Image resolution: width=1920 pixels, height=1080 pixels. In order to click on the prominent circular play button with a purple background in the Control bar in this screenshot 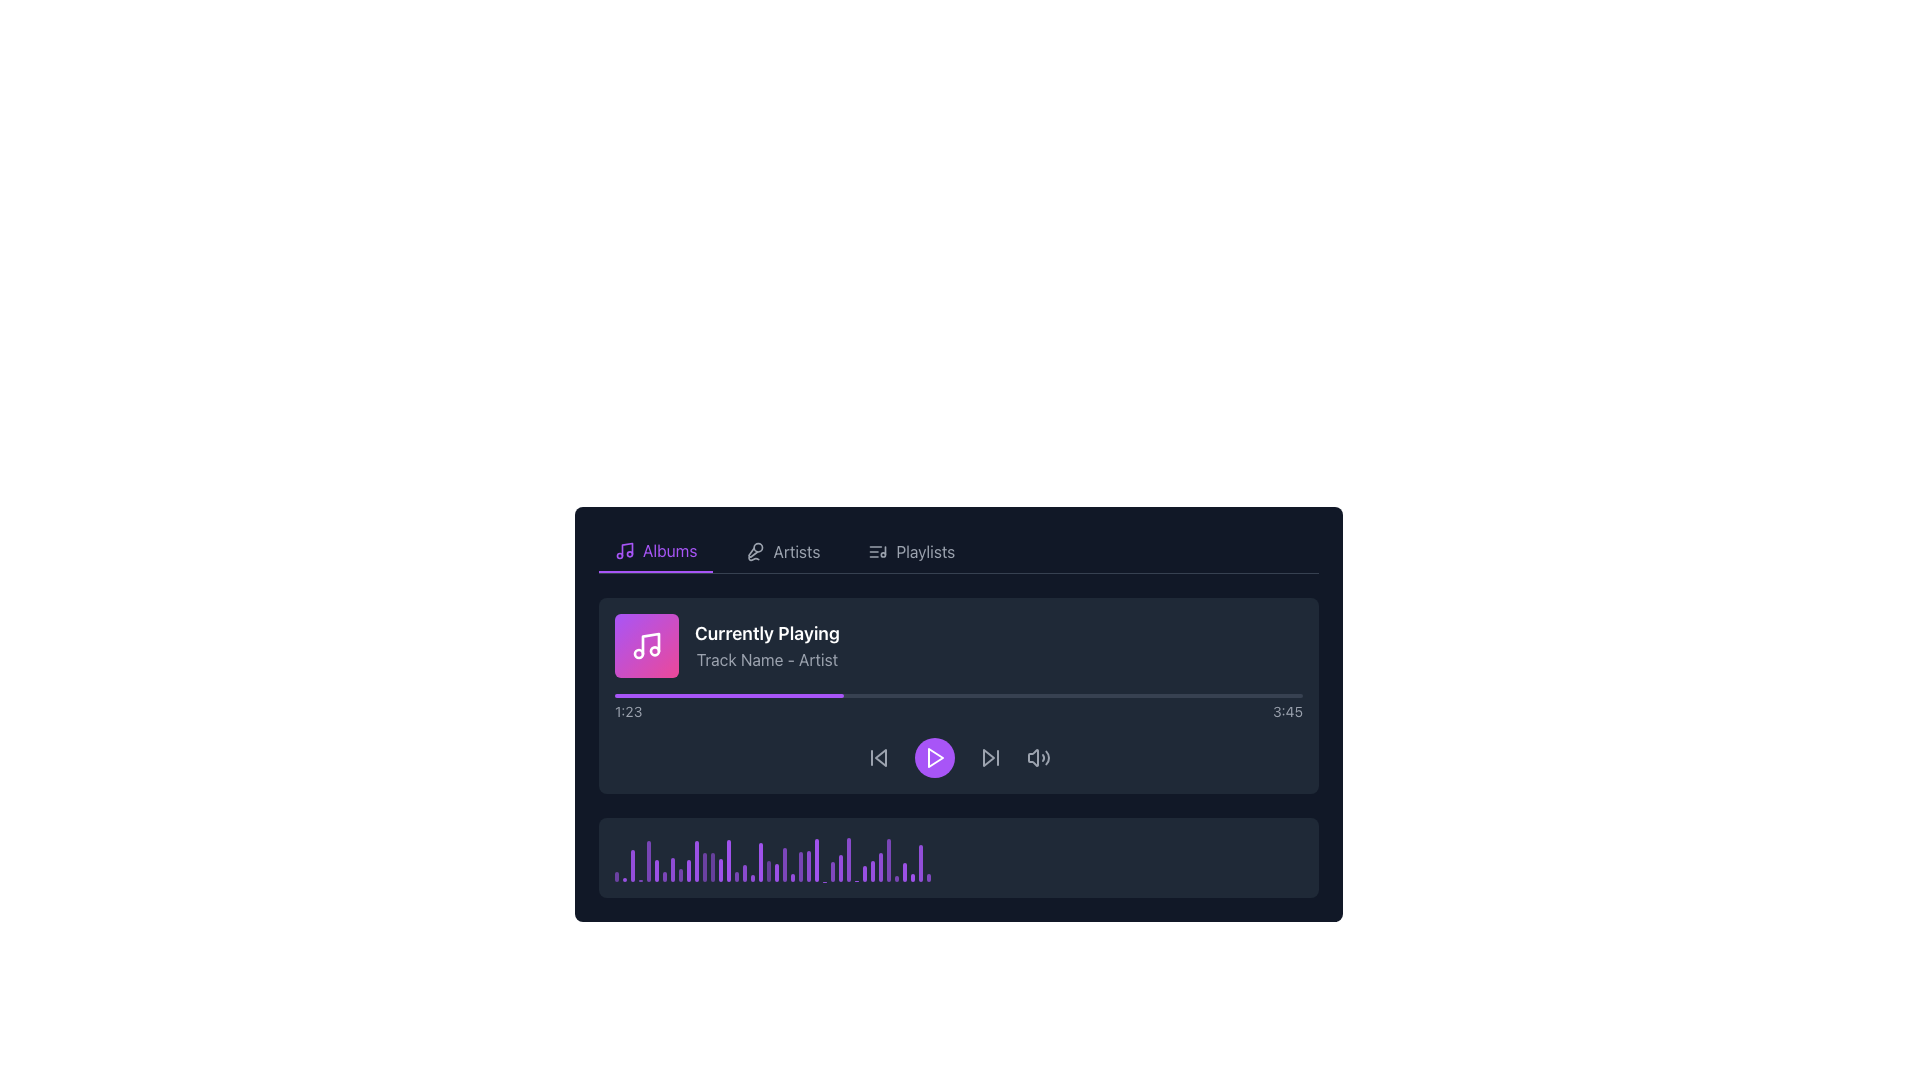, I will do `click(958, 758)`.